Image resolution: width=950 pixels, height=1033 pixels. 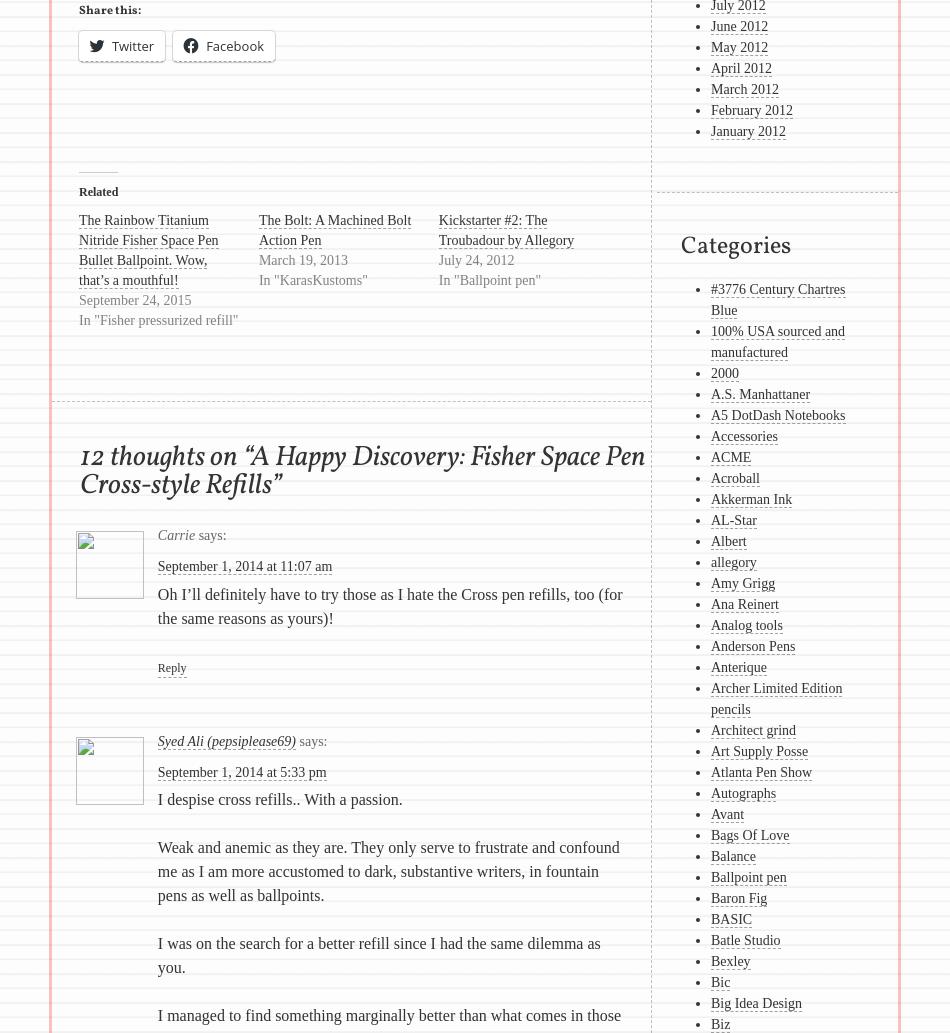 What do you see at coordinates (176, 534) in the screenshot?
I see `'Carrie'` at bounding box center [176, 534].